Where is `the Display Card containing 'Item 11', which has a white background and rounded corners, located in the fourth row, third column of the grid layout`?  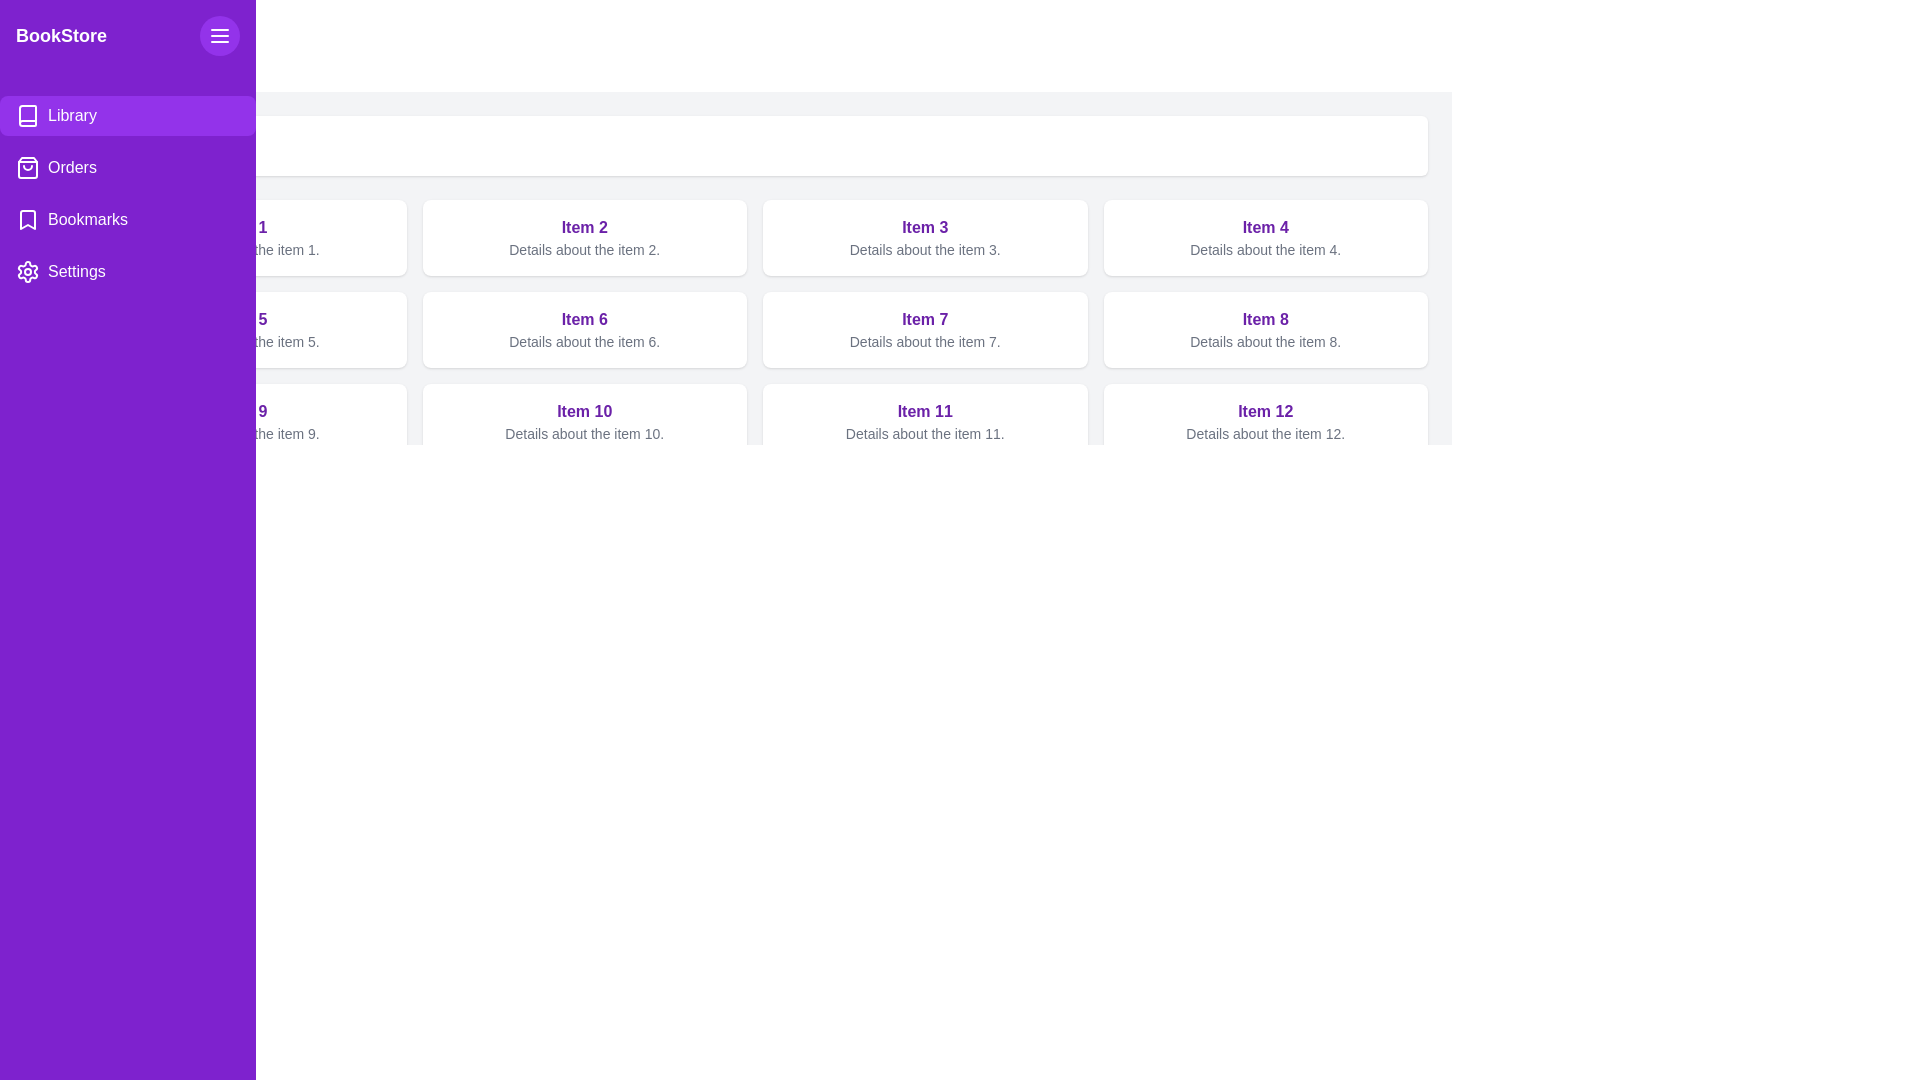
the Display Card containing 'Item 11', which has a white background and rounded corners, located in the fourth row, third column of the grid layout is located at coordinates (924, 420).